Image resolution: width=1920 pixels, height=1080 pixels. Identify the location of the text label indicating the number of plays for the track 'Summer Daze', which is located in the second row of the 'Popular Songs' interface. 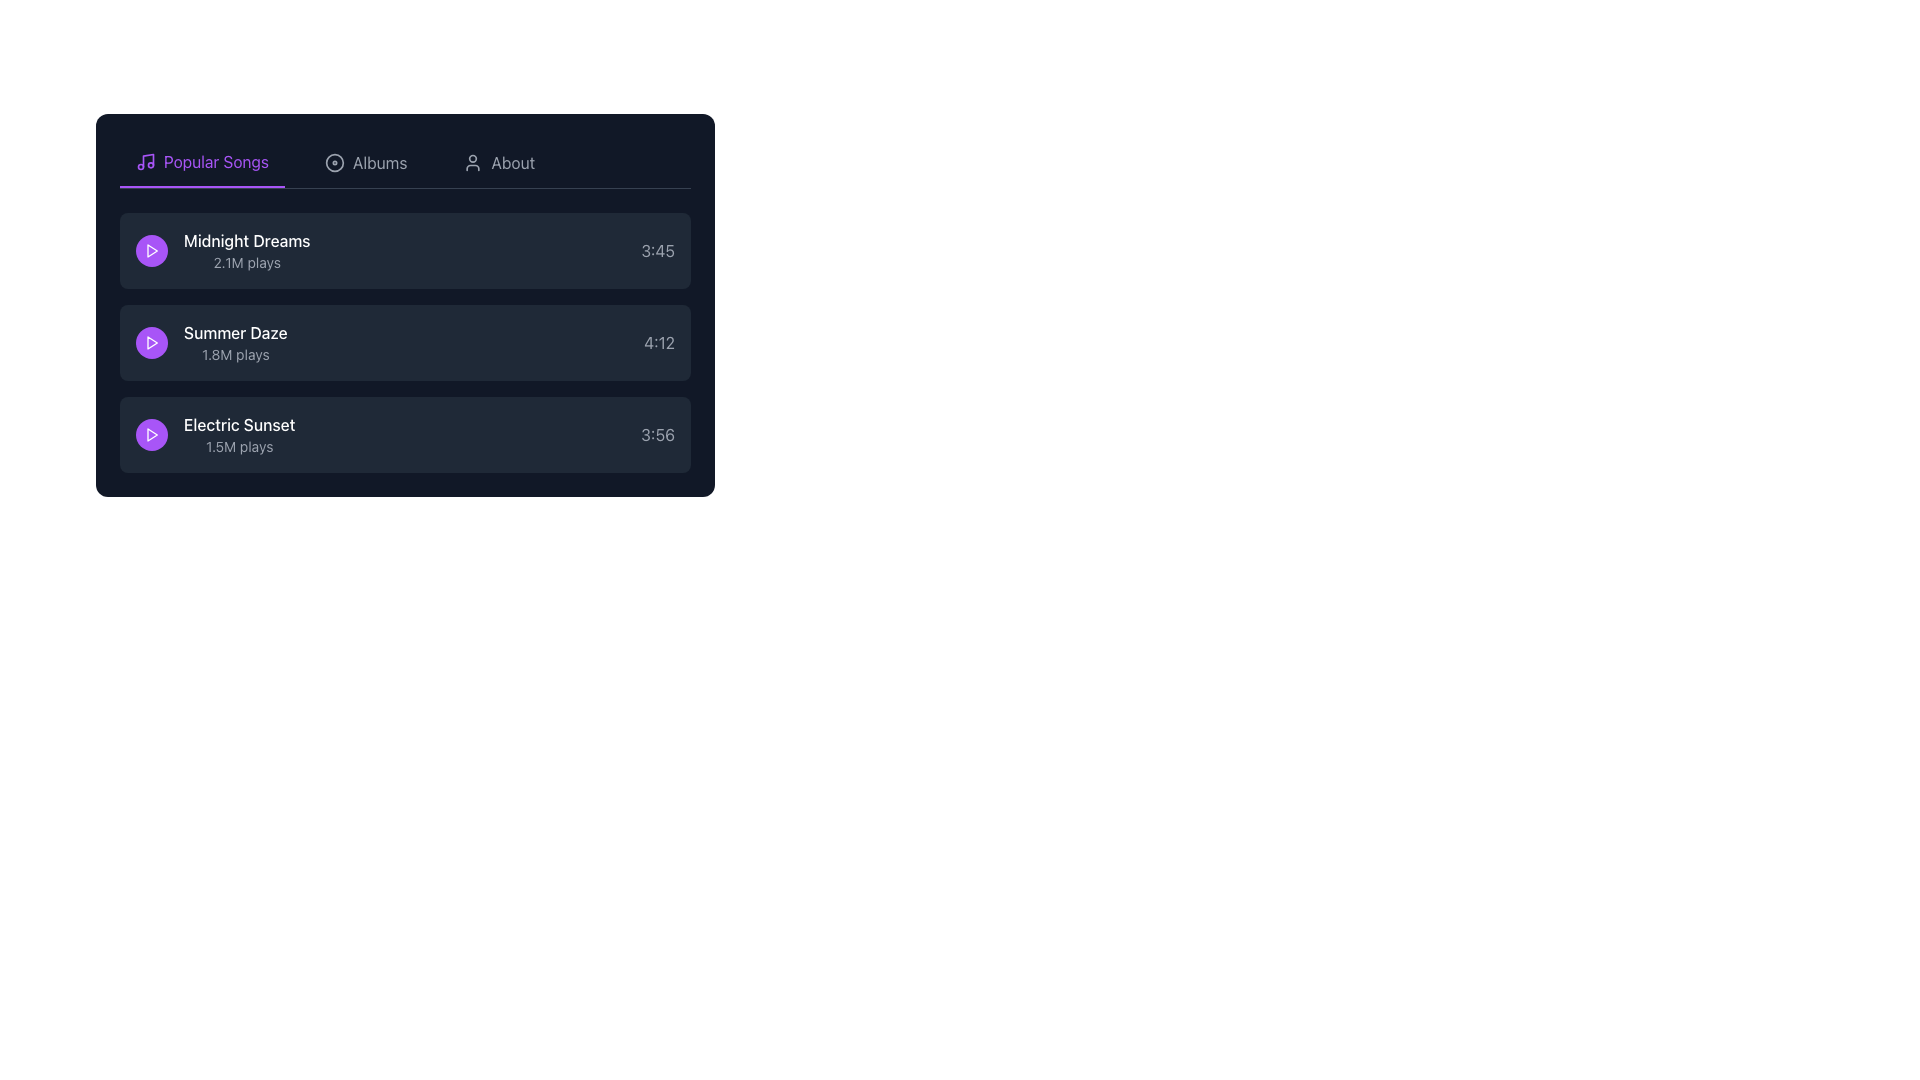
(235, 353).